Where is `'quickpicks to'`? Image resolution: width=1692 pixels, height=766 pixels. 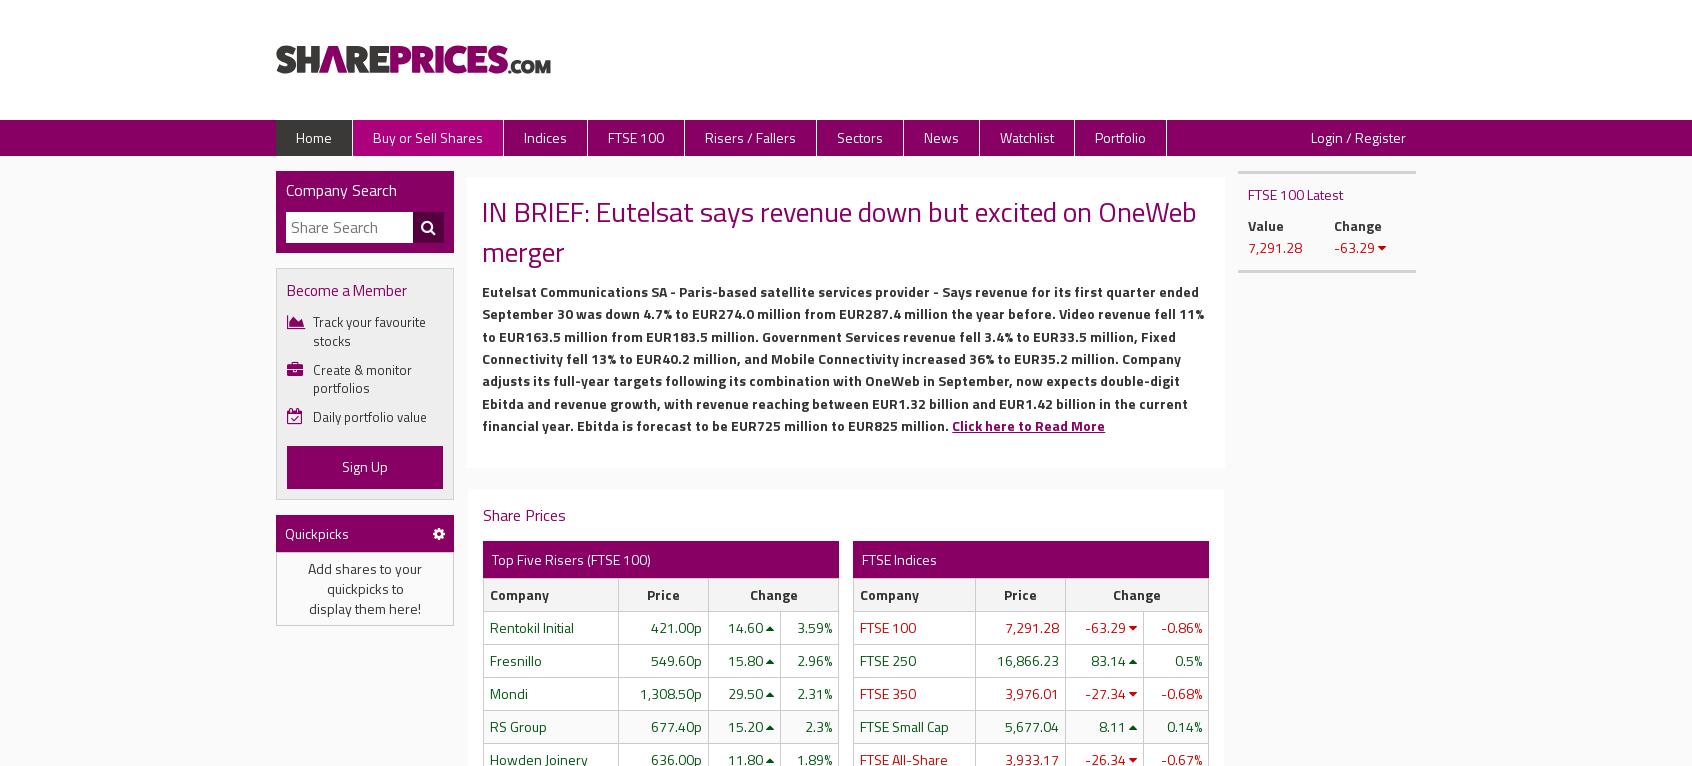
'quickpicks to' is located at coordinates (364, 587).